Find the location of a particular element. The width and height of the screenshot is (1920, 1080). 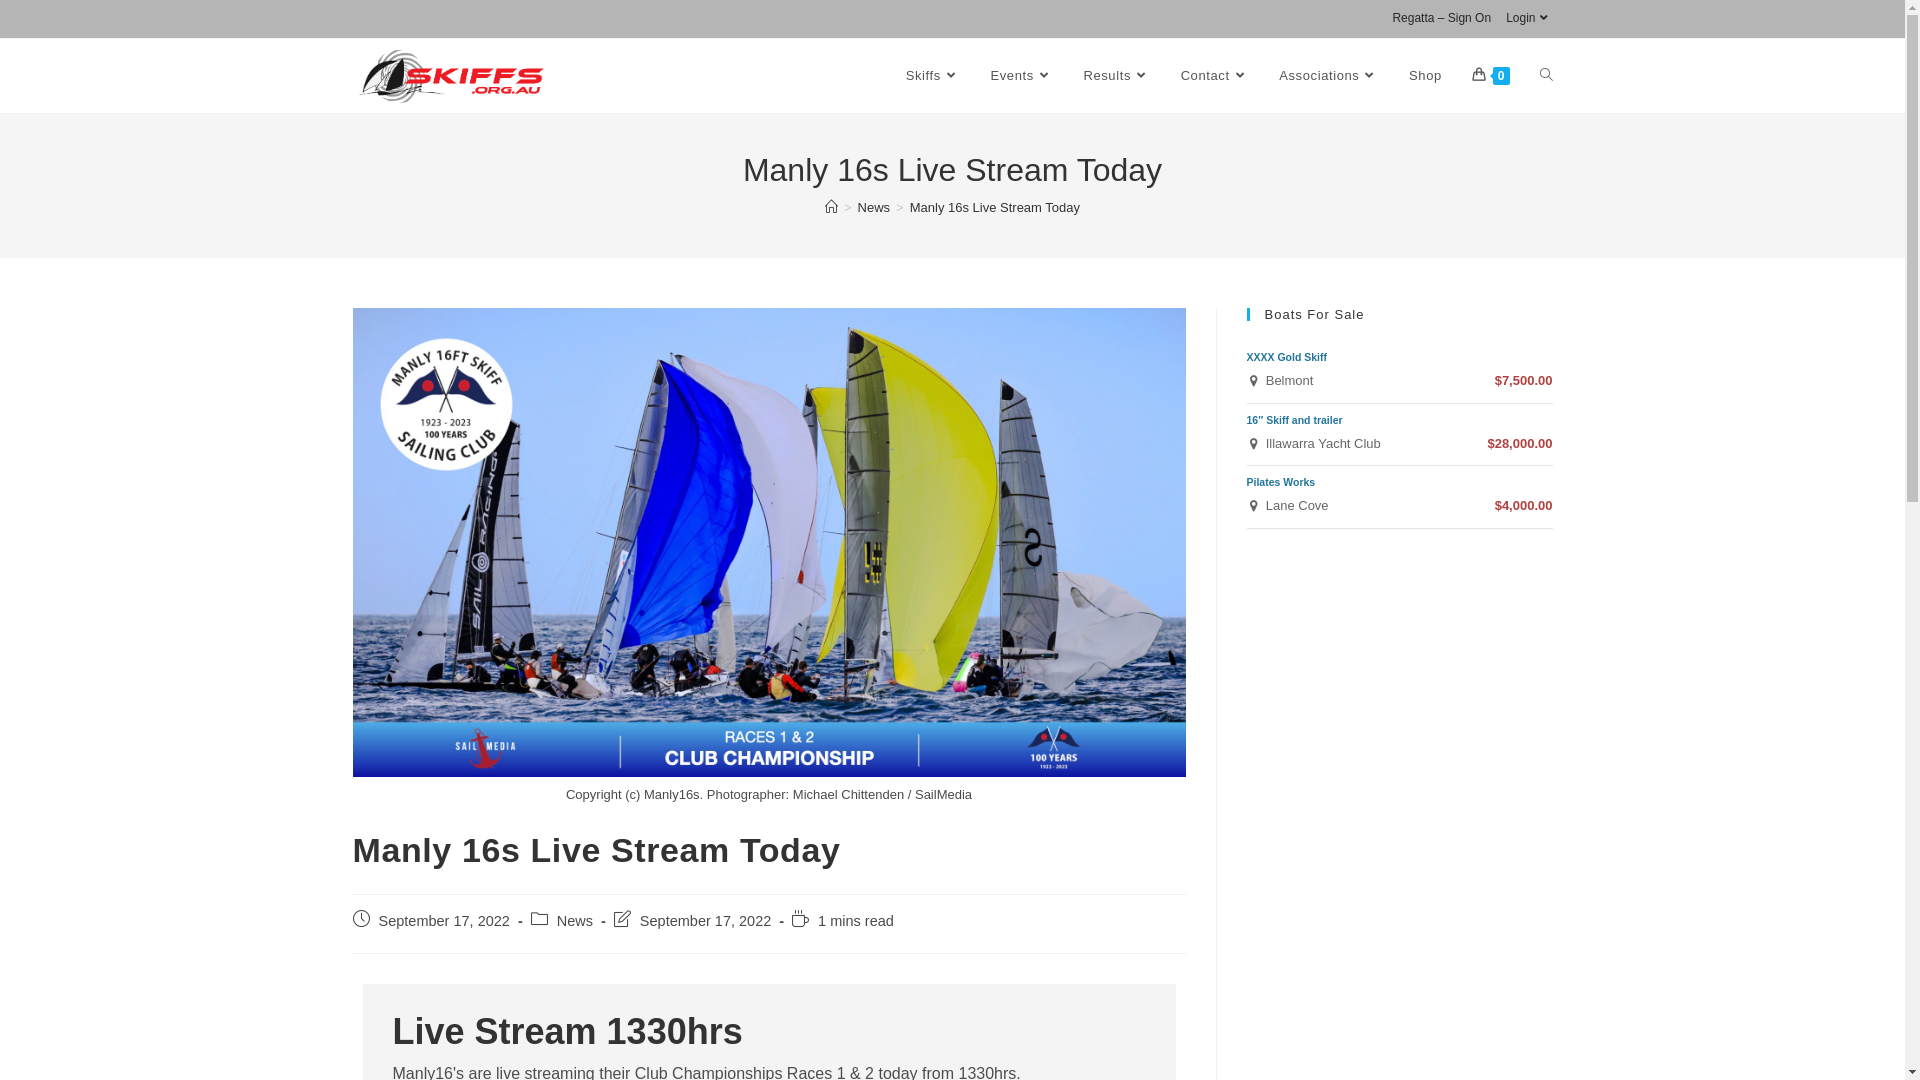

'Contact' is located at coordinates (1214, 75).